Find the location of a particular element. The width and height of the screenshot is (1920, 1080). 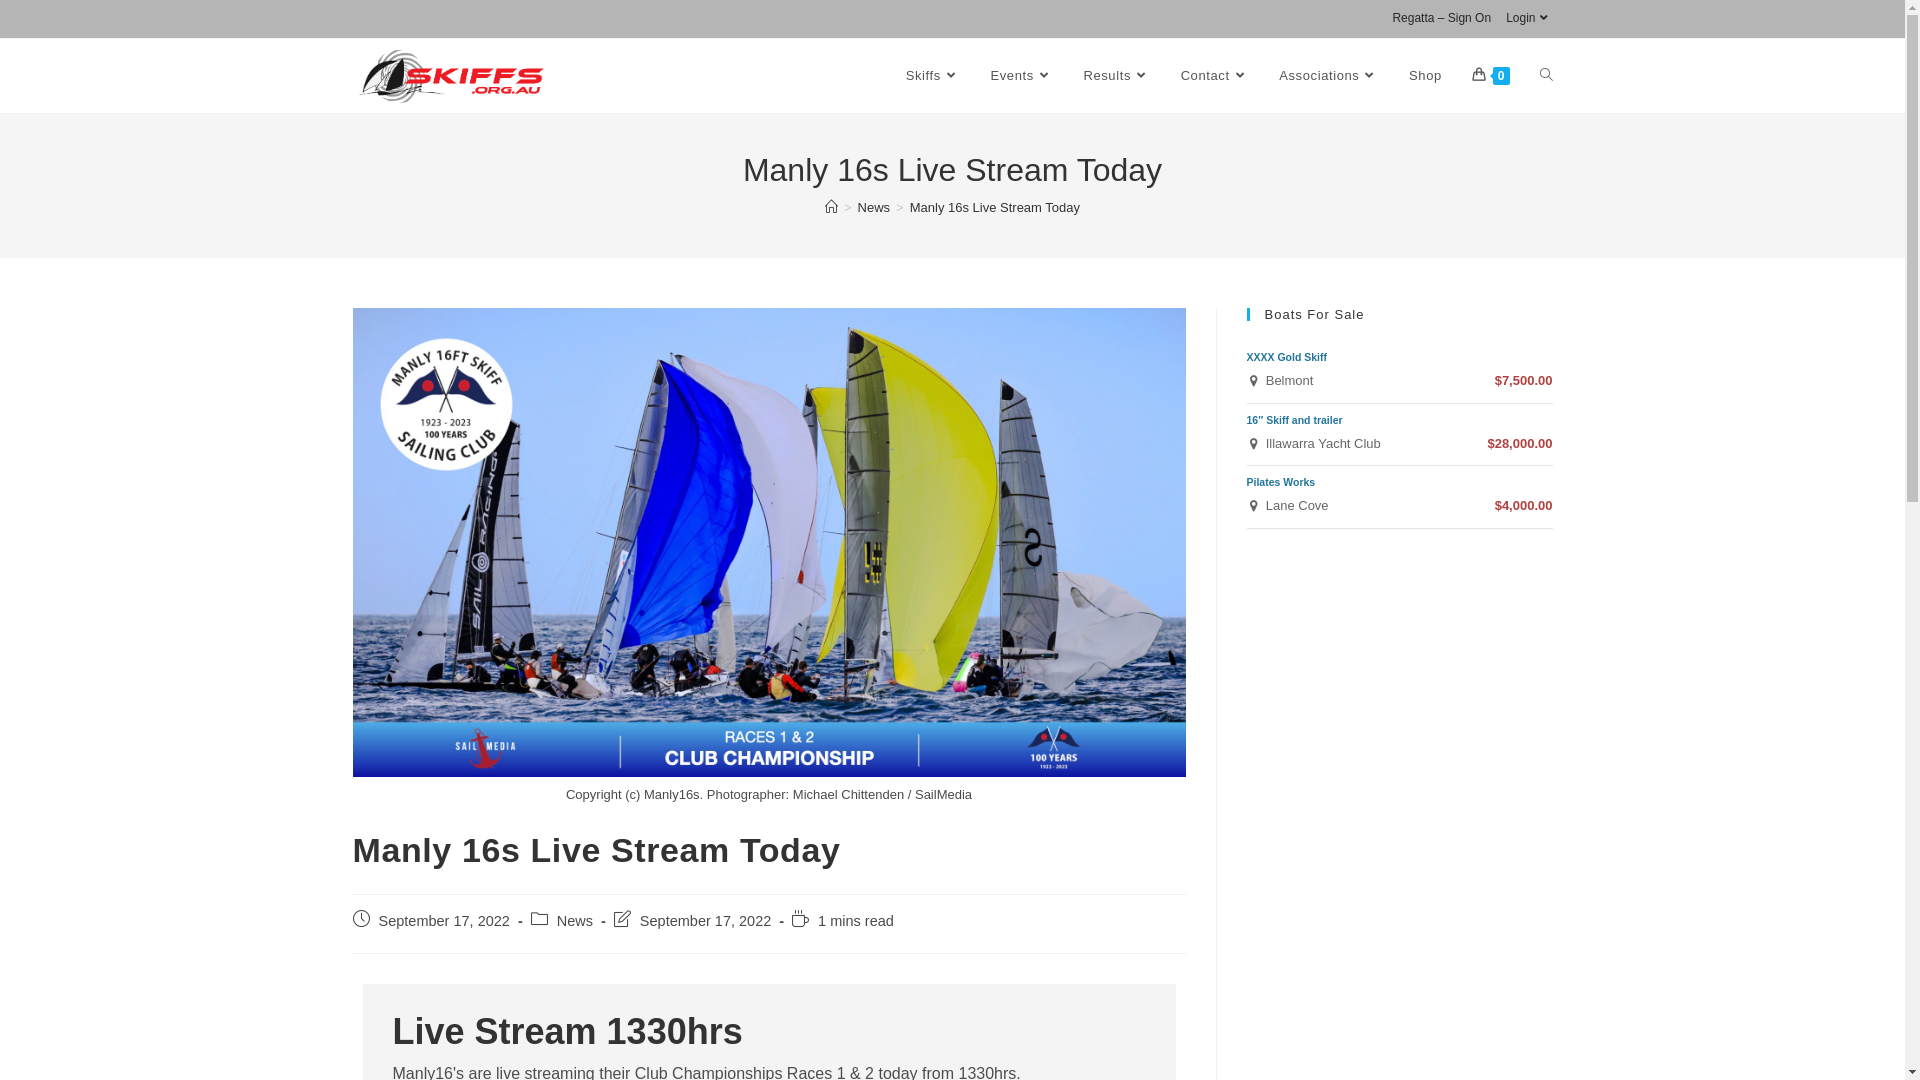

'Contact' is located at coordinates (1214, 75).